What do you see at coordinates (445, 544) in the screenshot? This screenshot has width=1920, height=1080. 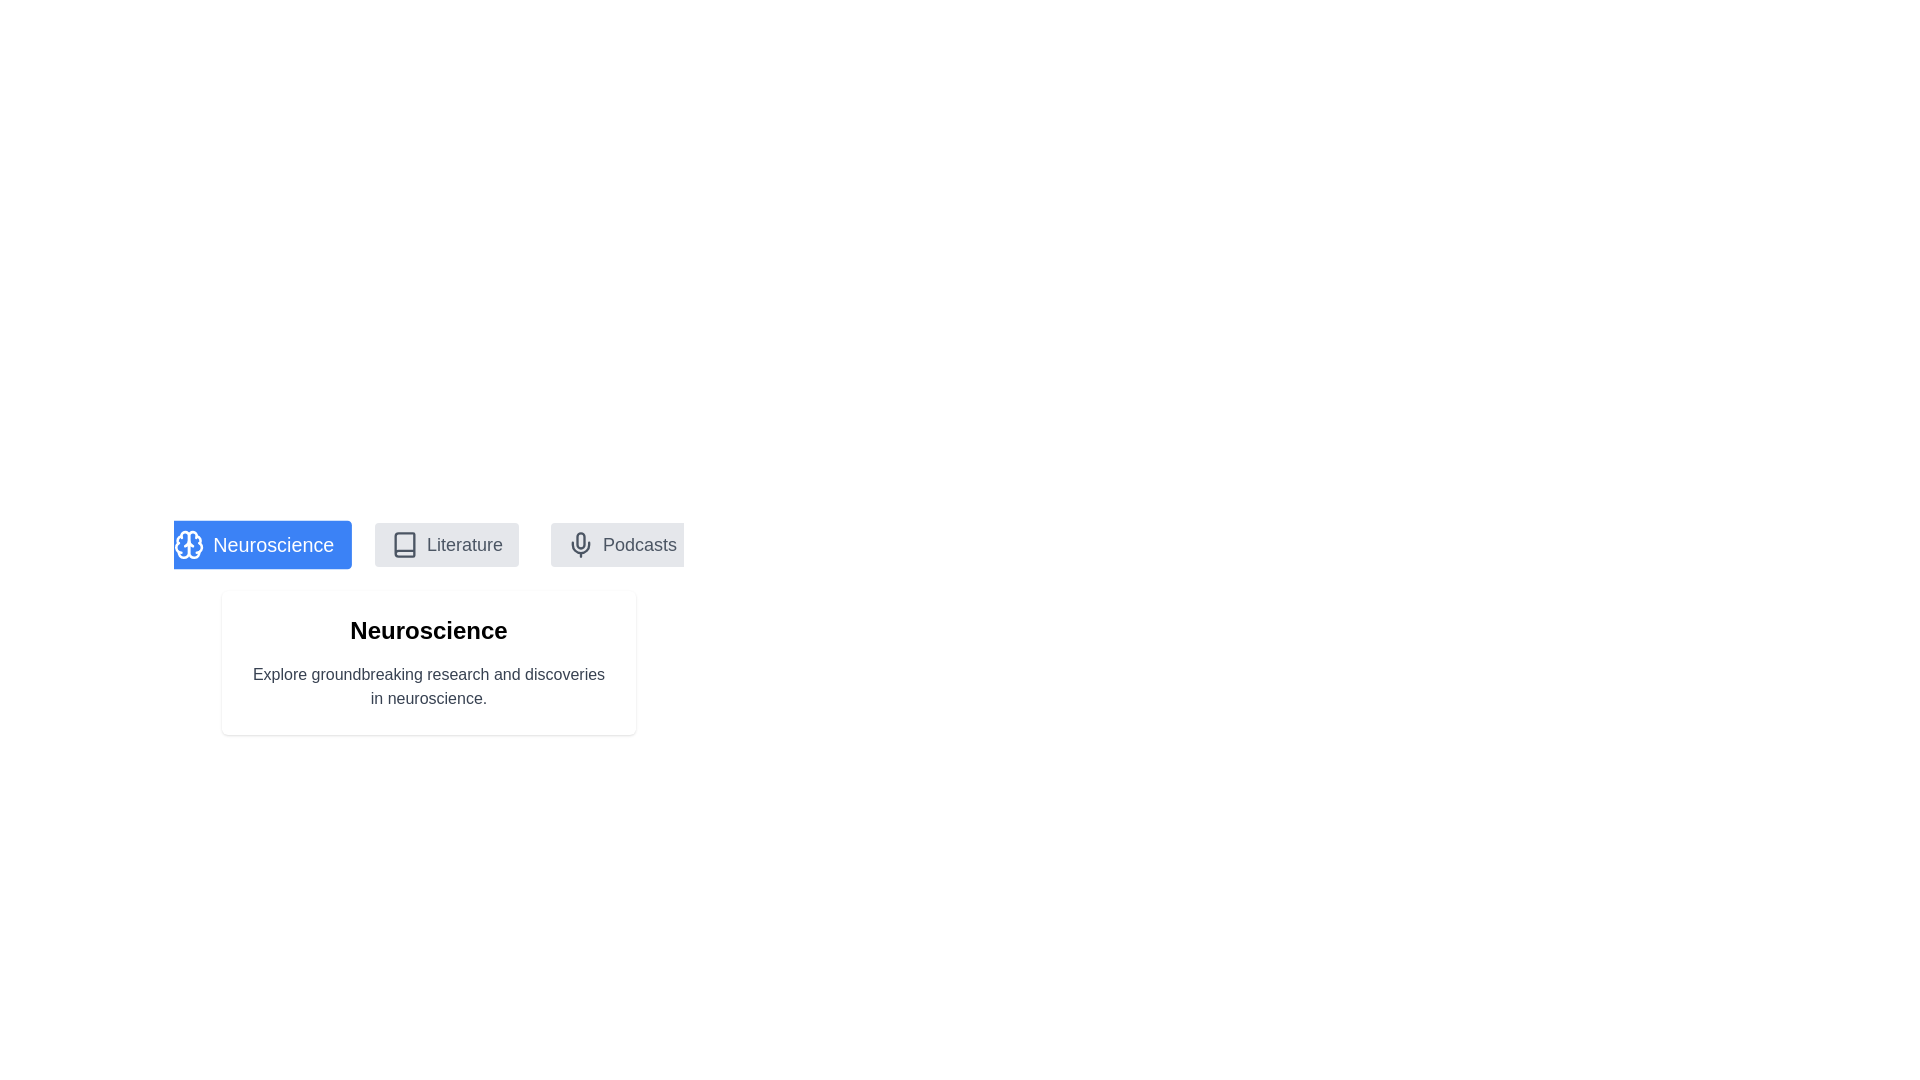 I see `the tab labeled Literature` at bounding box center [445, 544].